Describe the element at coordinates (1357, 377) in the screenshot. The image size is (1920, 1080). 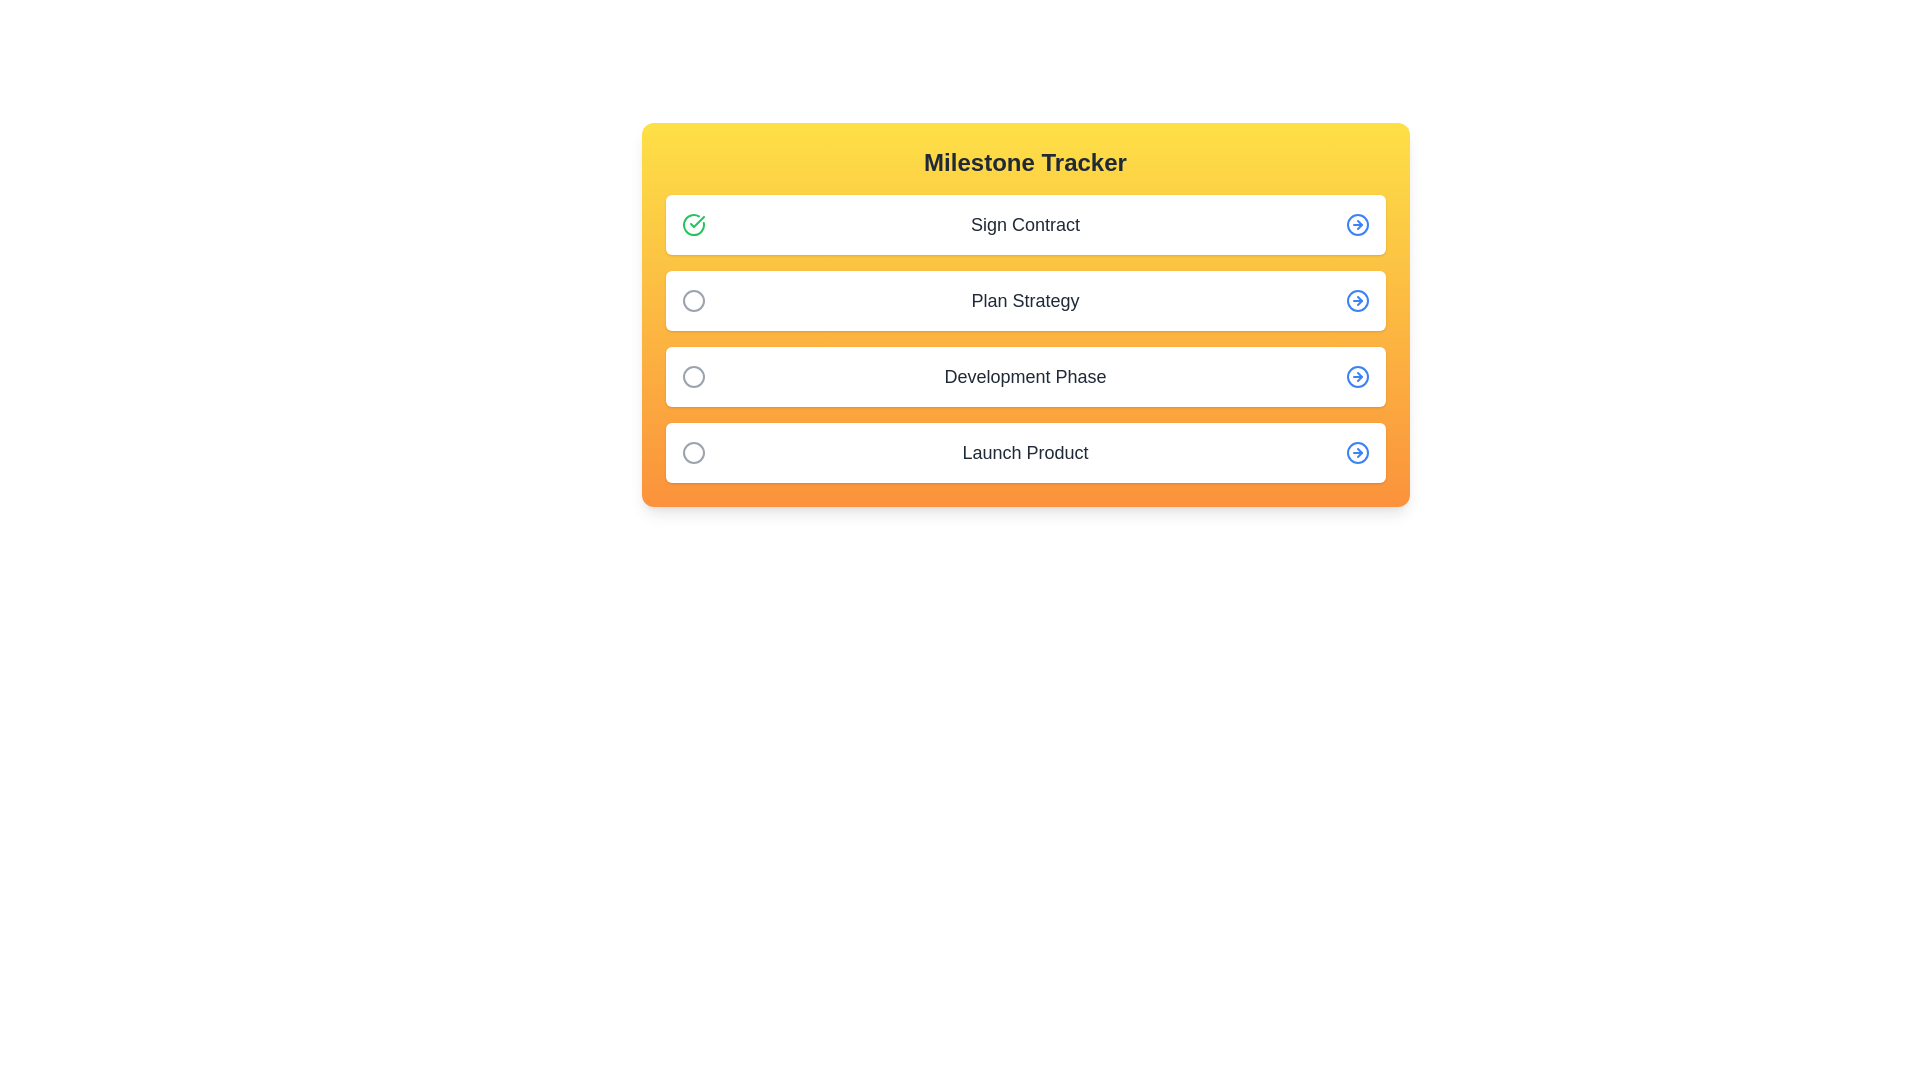
I see `the SVG circle element, which is a circular outline representing a milestone in the 'Development Phase' row of the milestone tracker` at that location.